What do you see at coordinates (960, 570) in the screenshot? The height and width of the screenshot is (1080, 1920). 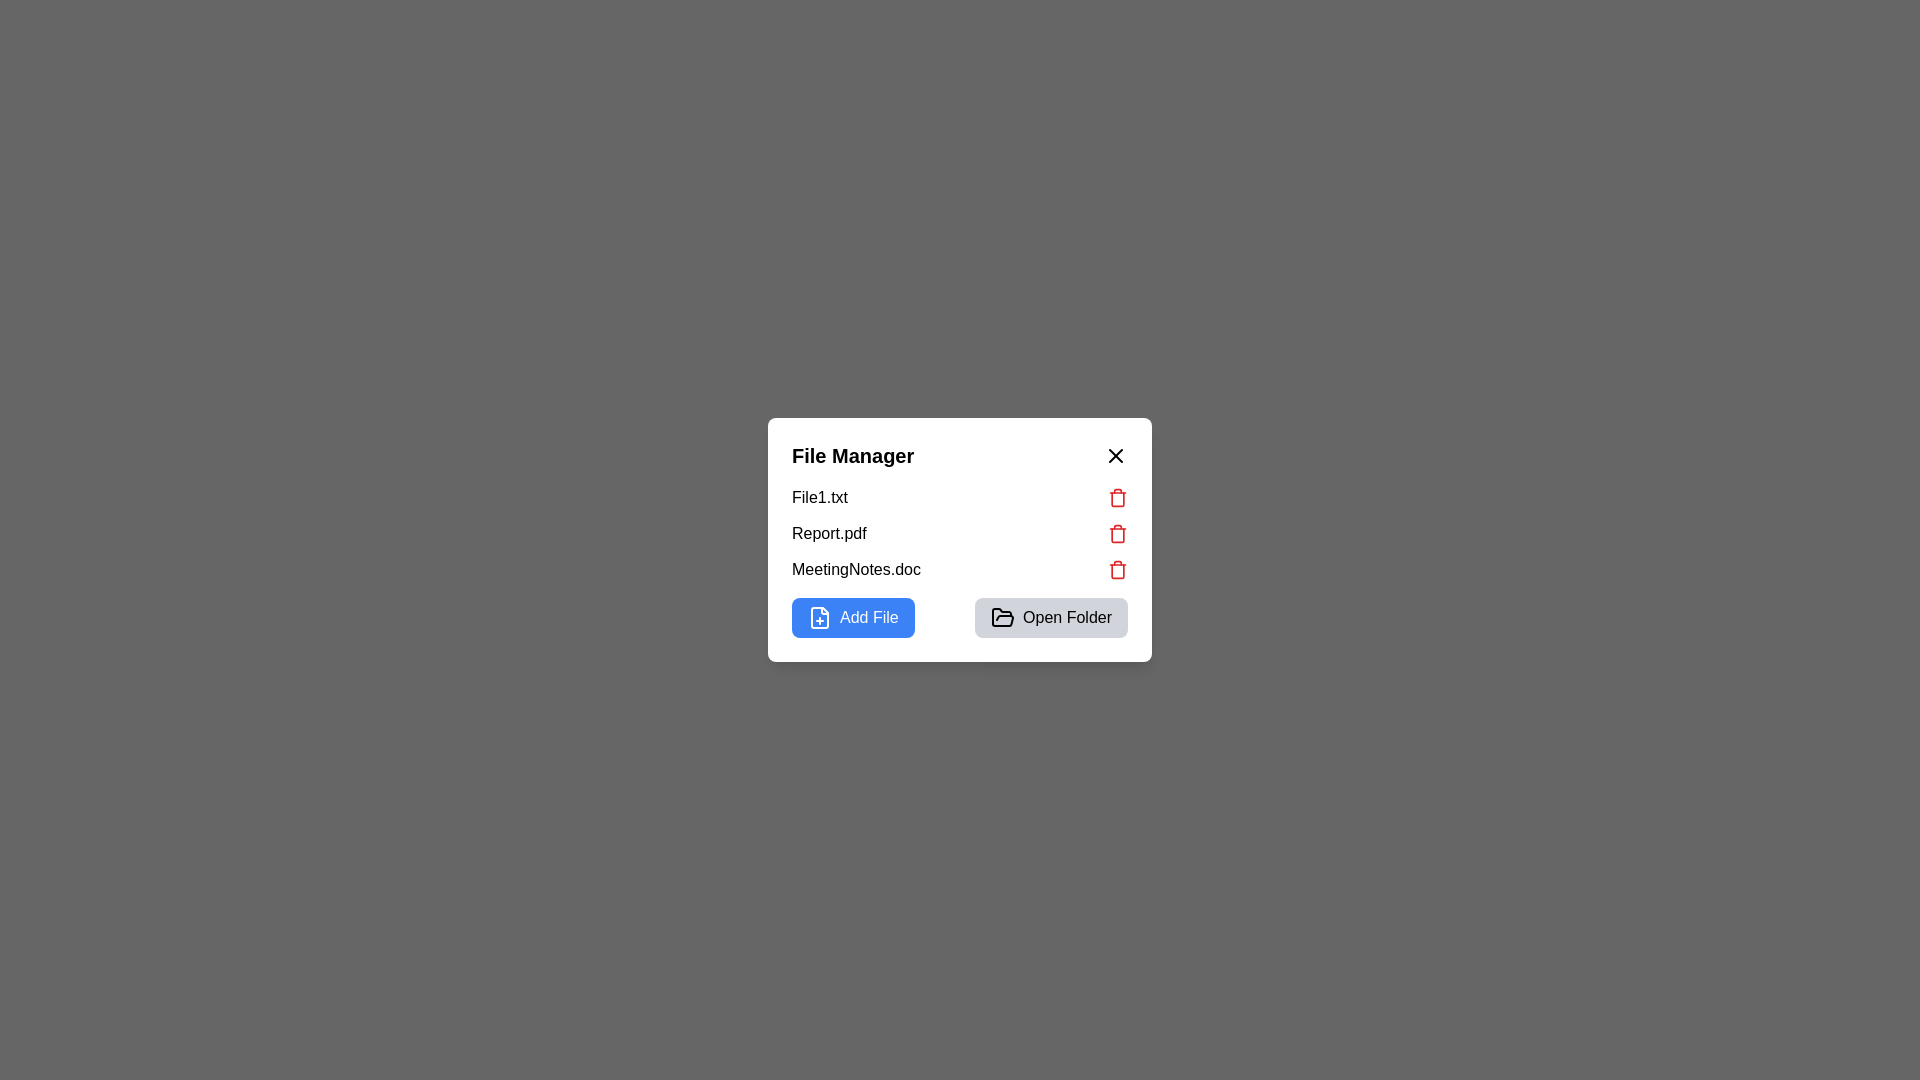 I see `the filename 'MeetingNotes.doc'` at bounding box center [960, 570].